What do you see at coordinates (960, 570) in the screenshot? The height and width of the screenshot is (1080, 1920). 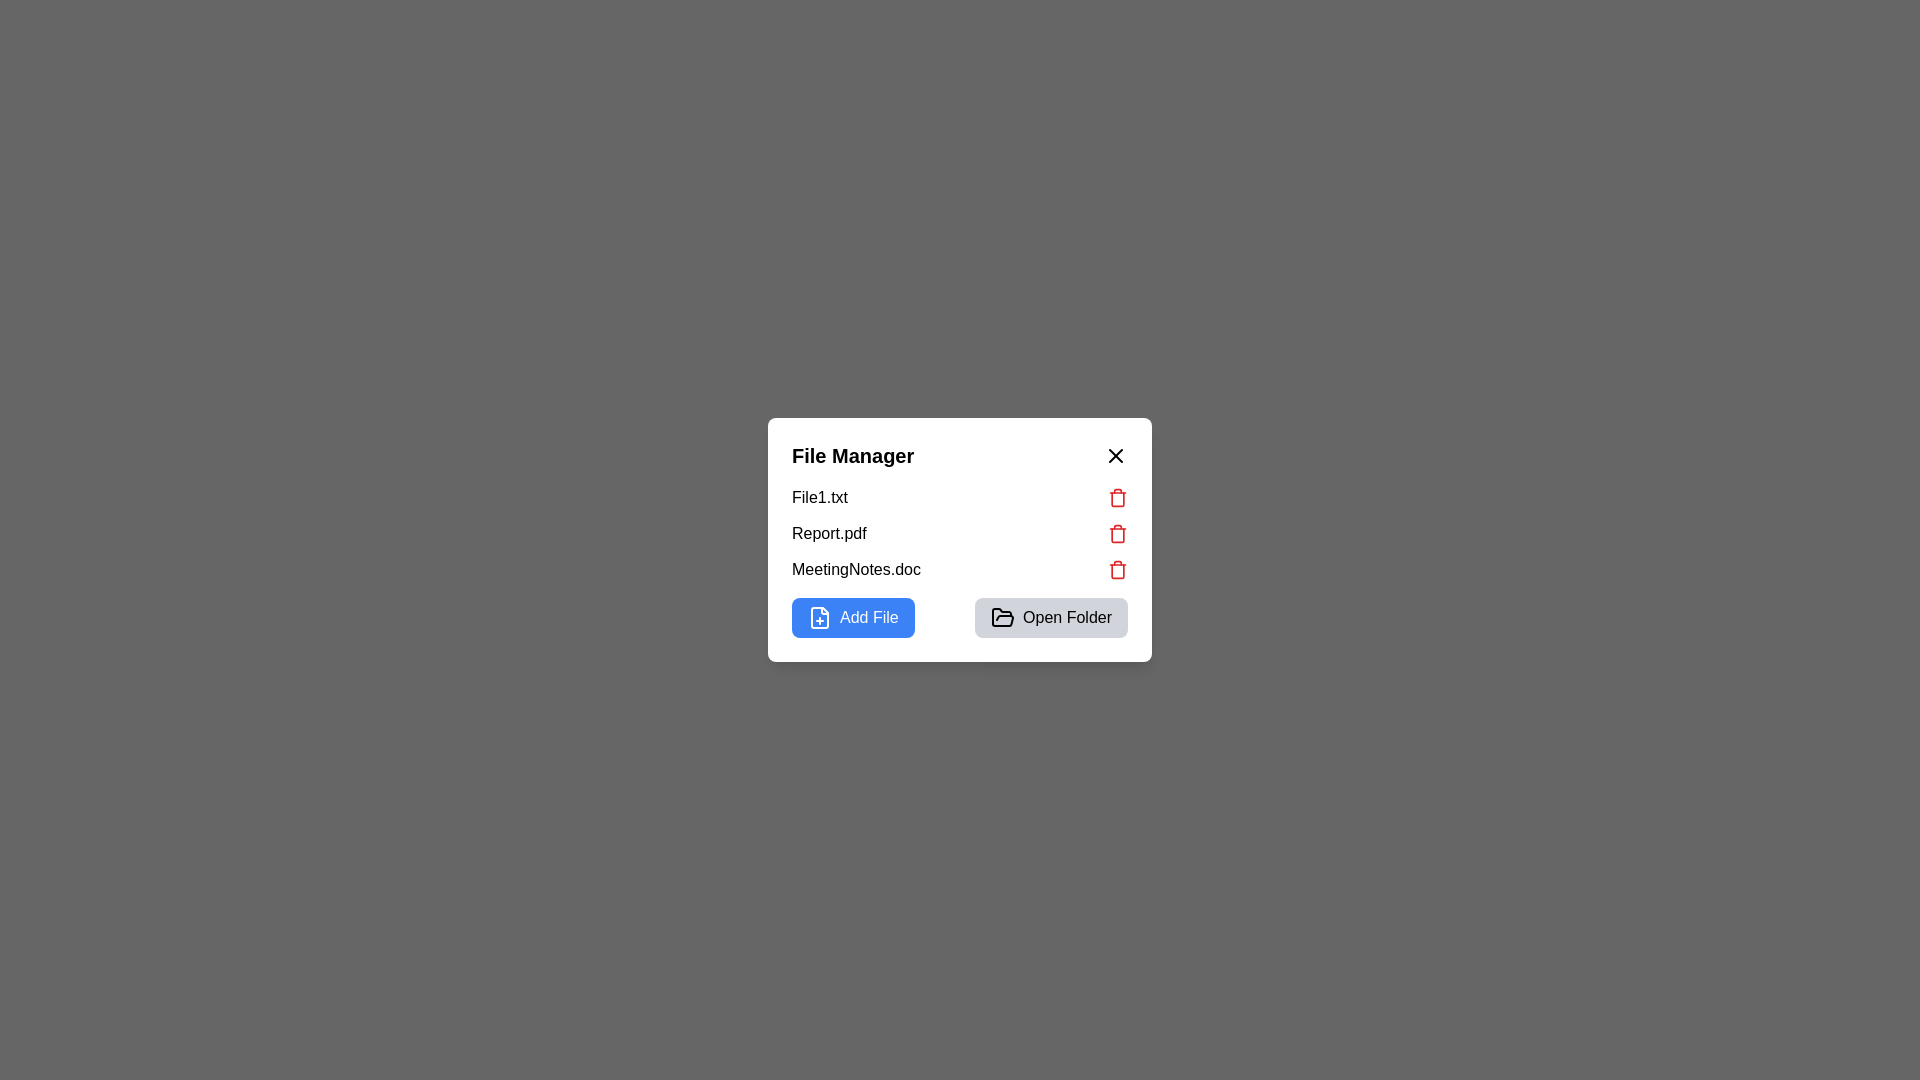 I see `the filename 'MeetingNotes.doc'` at bounding box center [960, 570].